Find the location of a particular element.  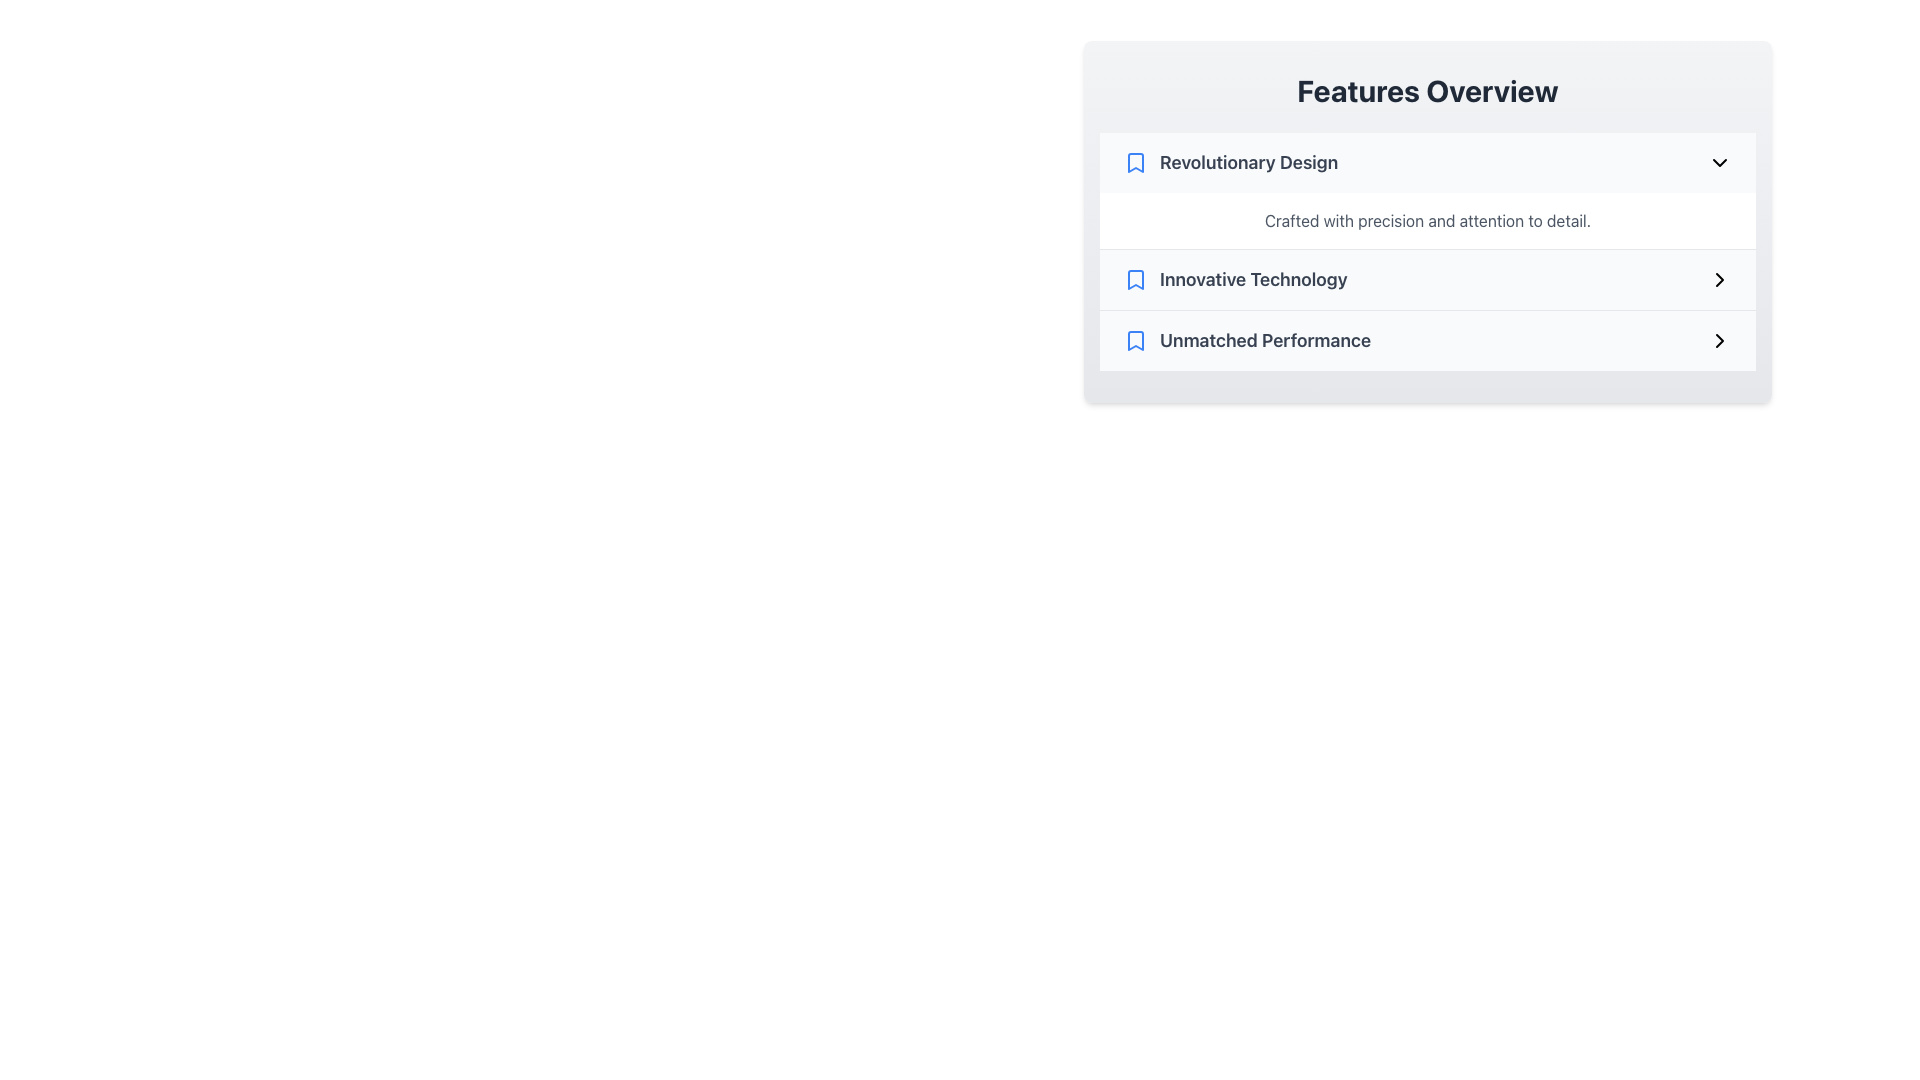

the bookmark icon representing the 'Innovative Technology' entry in the Features Overview list is located at coordinates (1136, 280).